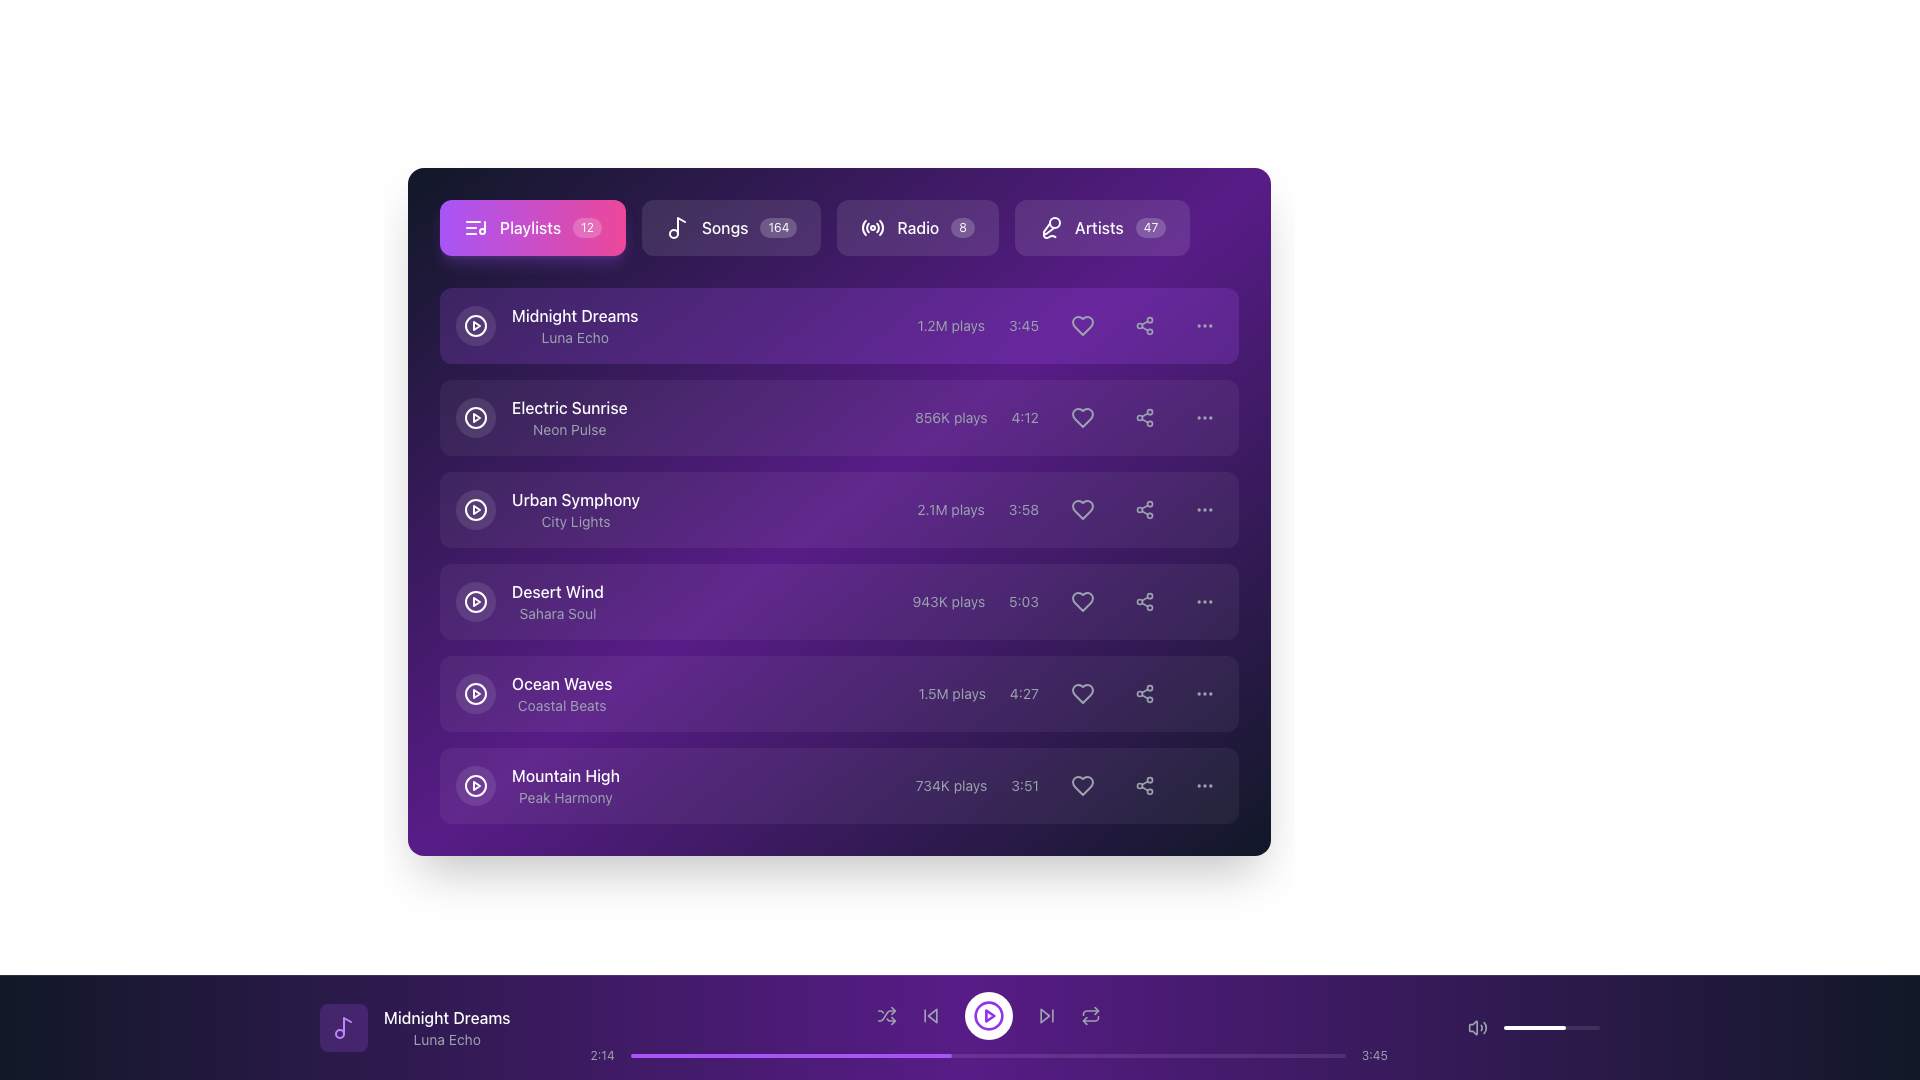 Image resolution: width=1920 pixels, height=1080 pixels. Describe the element at coordinates (1532, 1028) in the screenshot. I see `the volume level` at that location.